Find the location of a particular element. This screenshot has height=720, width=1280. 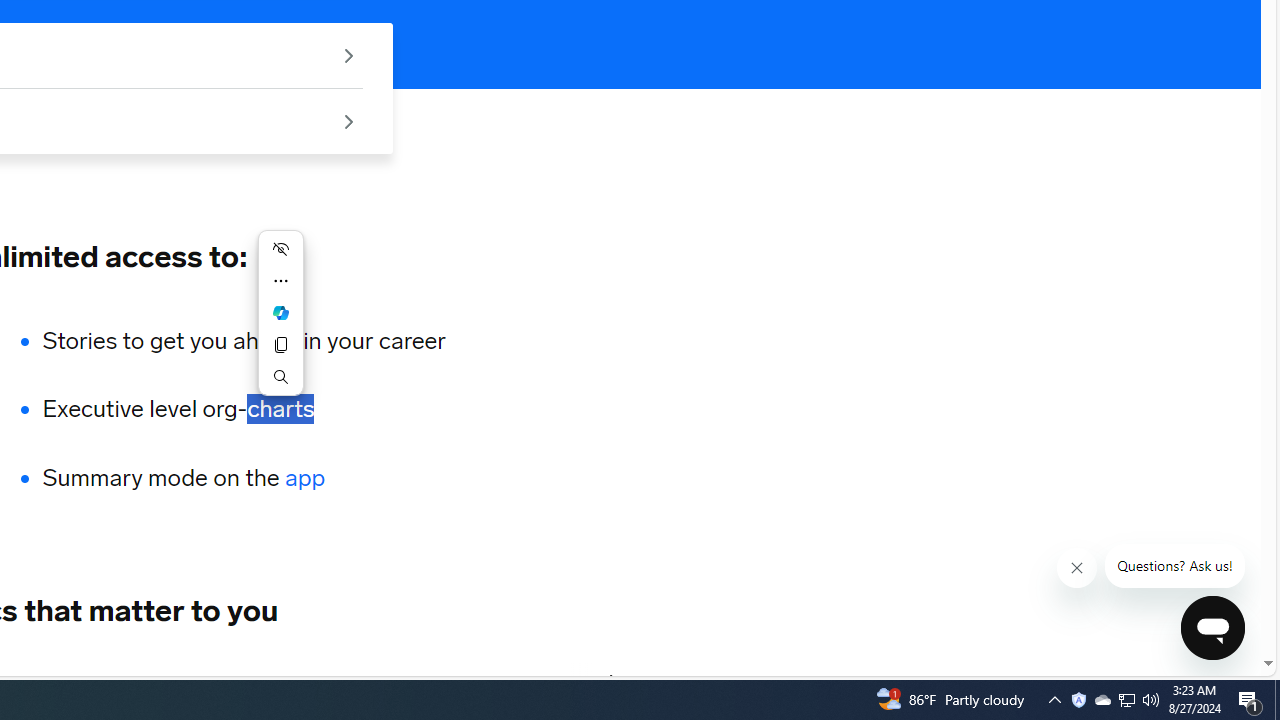

'Class: sc-1k07fow-1 cbnSms' is located at coordinates (1211, 626).